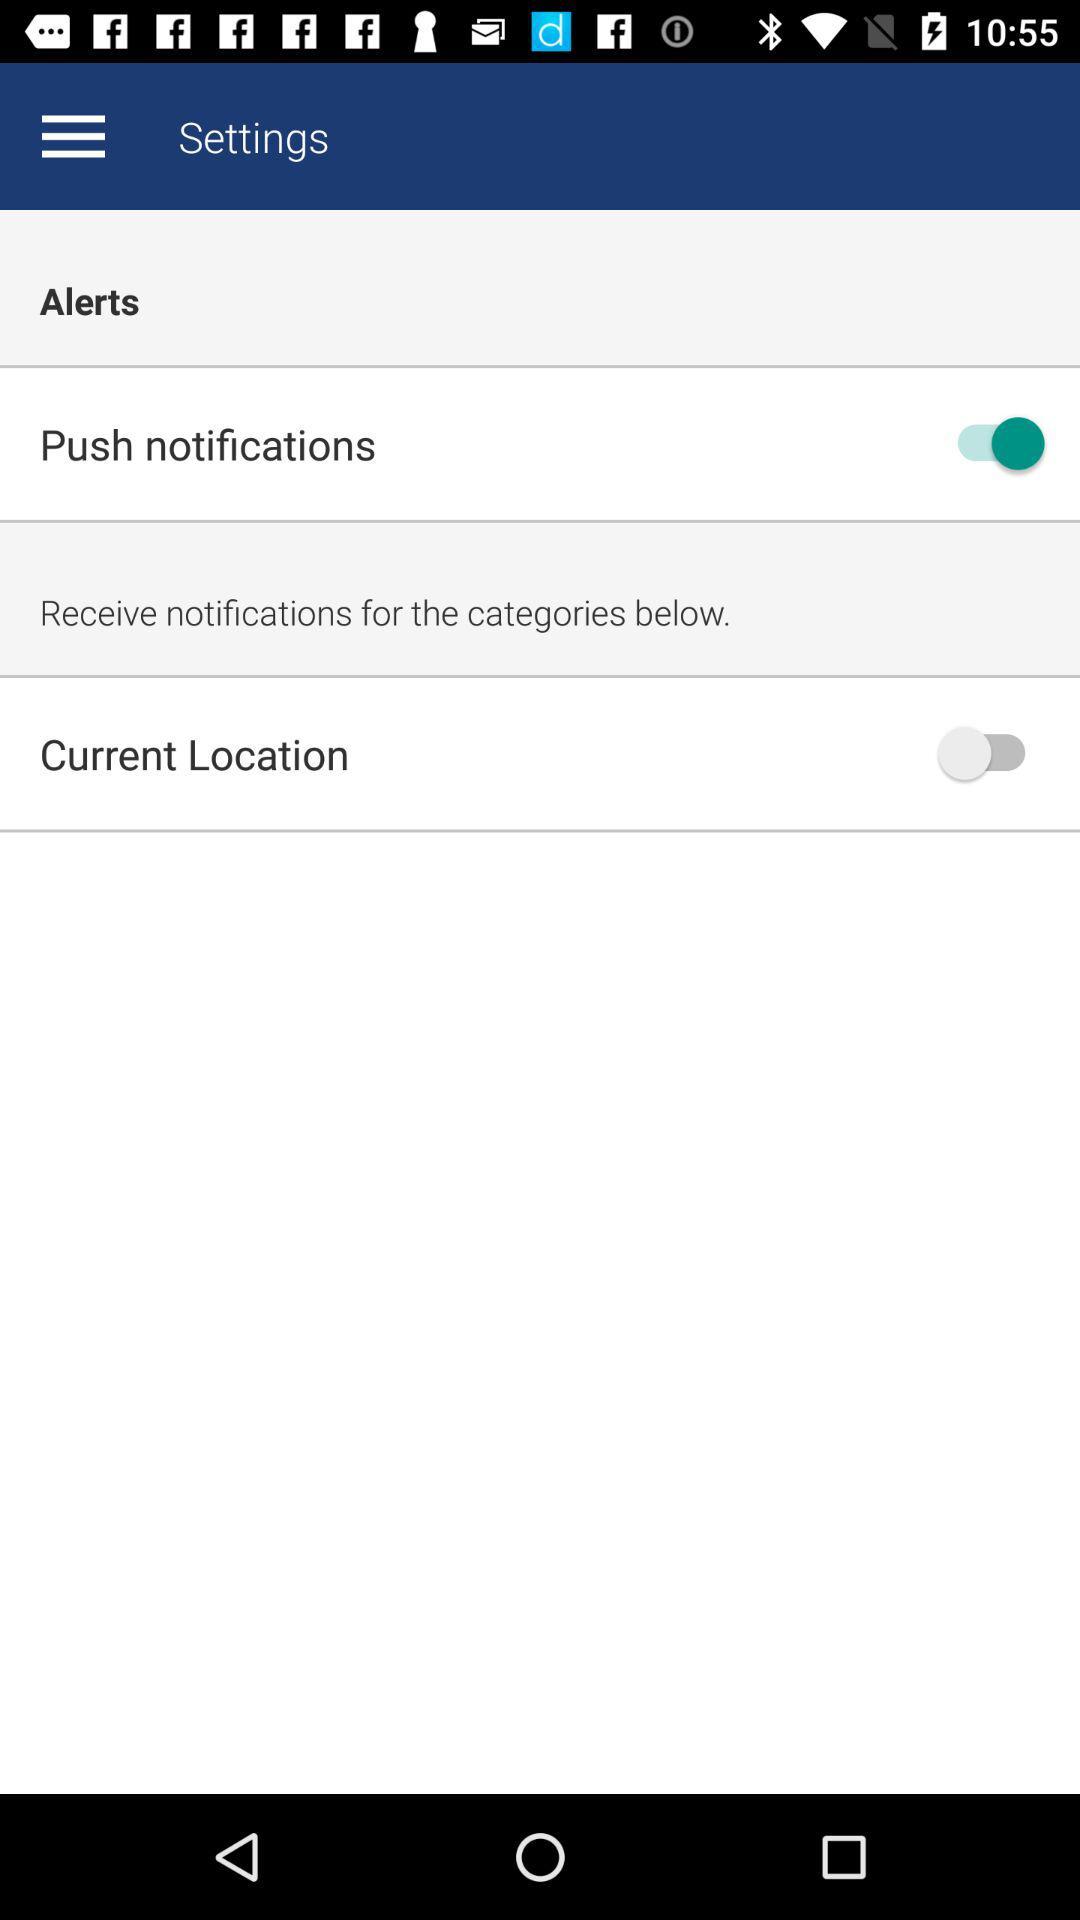 The width and height of the screenshot is (1080, 1920). Describe the element at coordinates (991, 752) in the screenshot. I see `current location notifications` at that location.